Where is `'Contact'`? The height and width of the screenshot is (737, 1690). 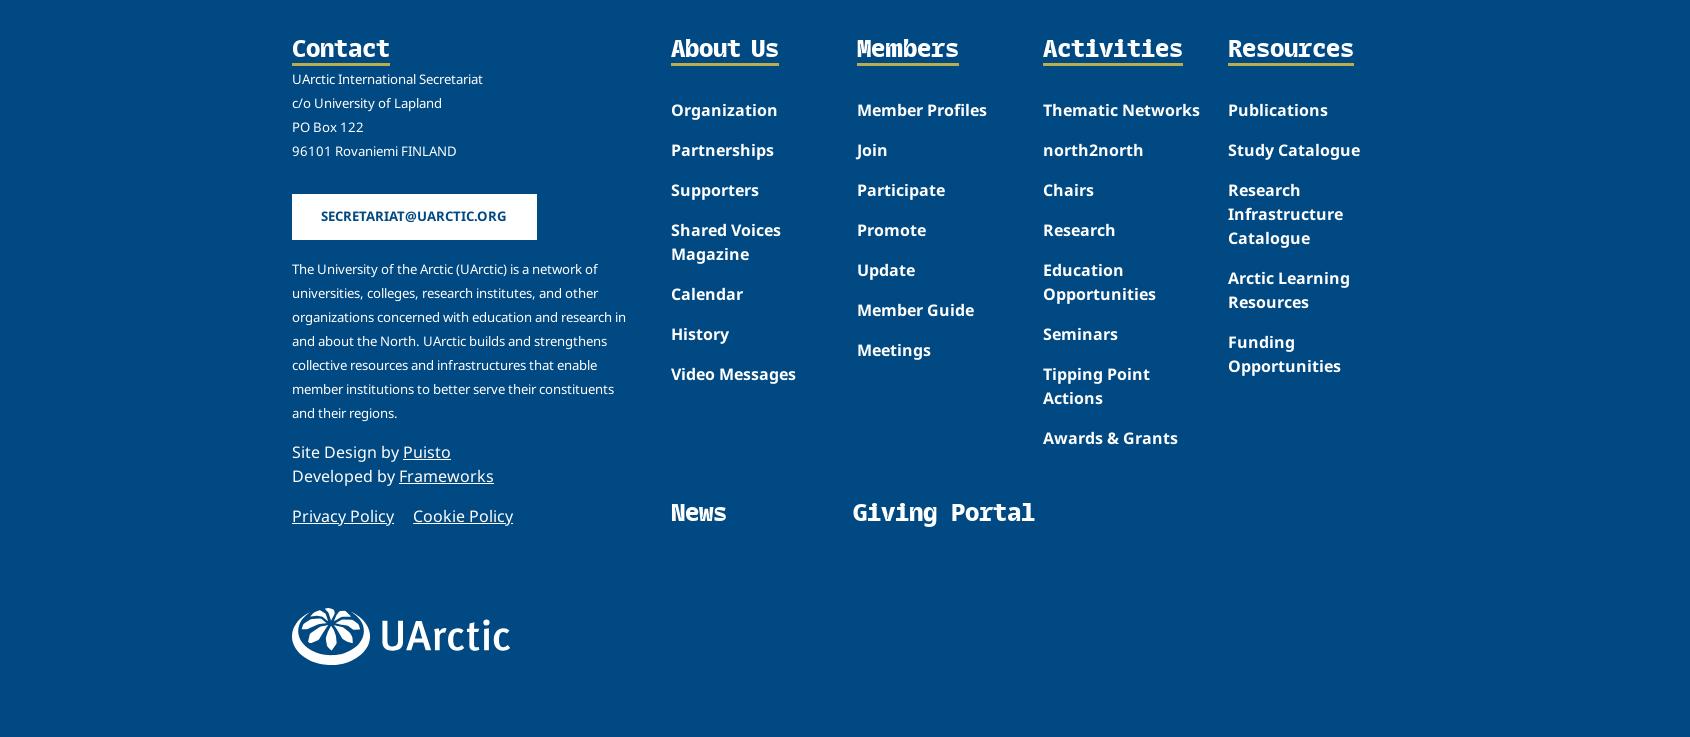 'Contact' is located at coordinates (340, 47).